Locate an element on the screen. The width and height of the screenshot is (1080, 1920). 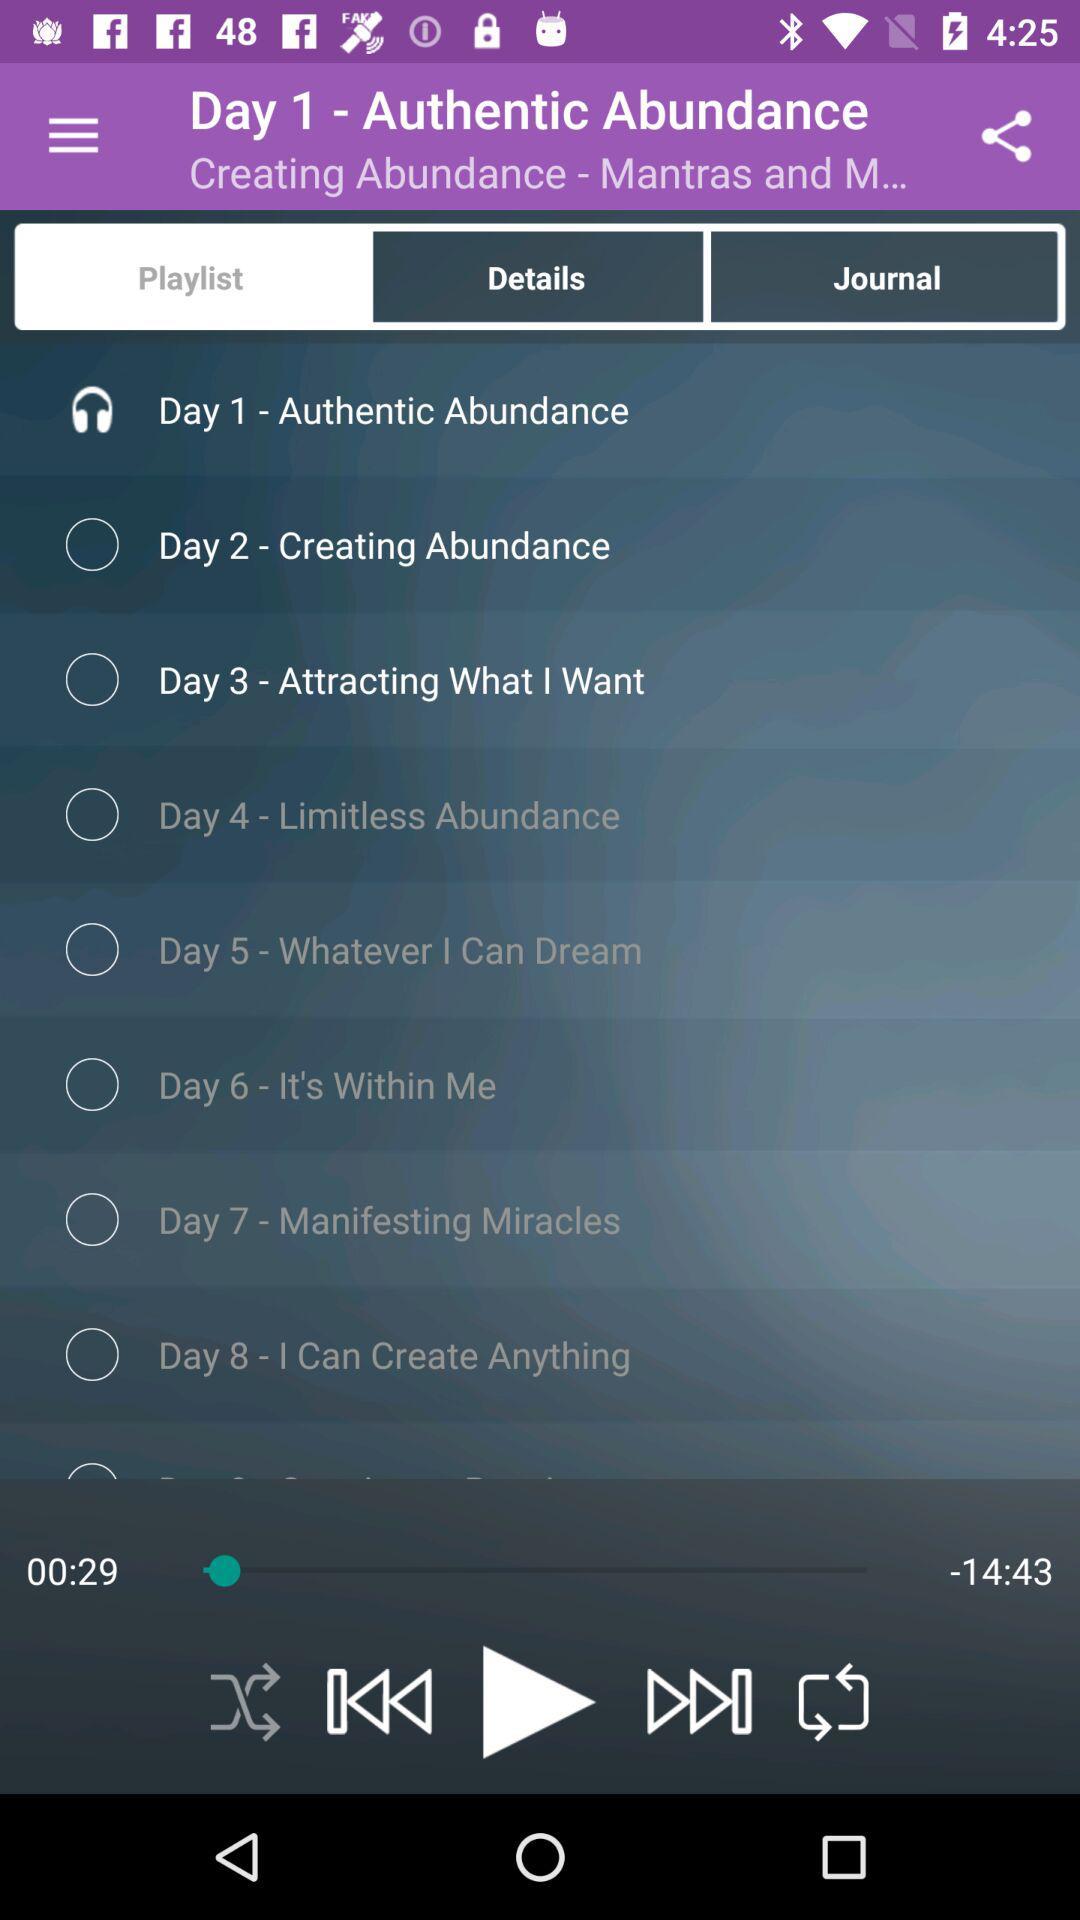
the av_rewind icon is located at coordinates (379, 1700).